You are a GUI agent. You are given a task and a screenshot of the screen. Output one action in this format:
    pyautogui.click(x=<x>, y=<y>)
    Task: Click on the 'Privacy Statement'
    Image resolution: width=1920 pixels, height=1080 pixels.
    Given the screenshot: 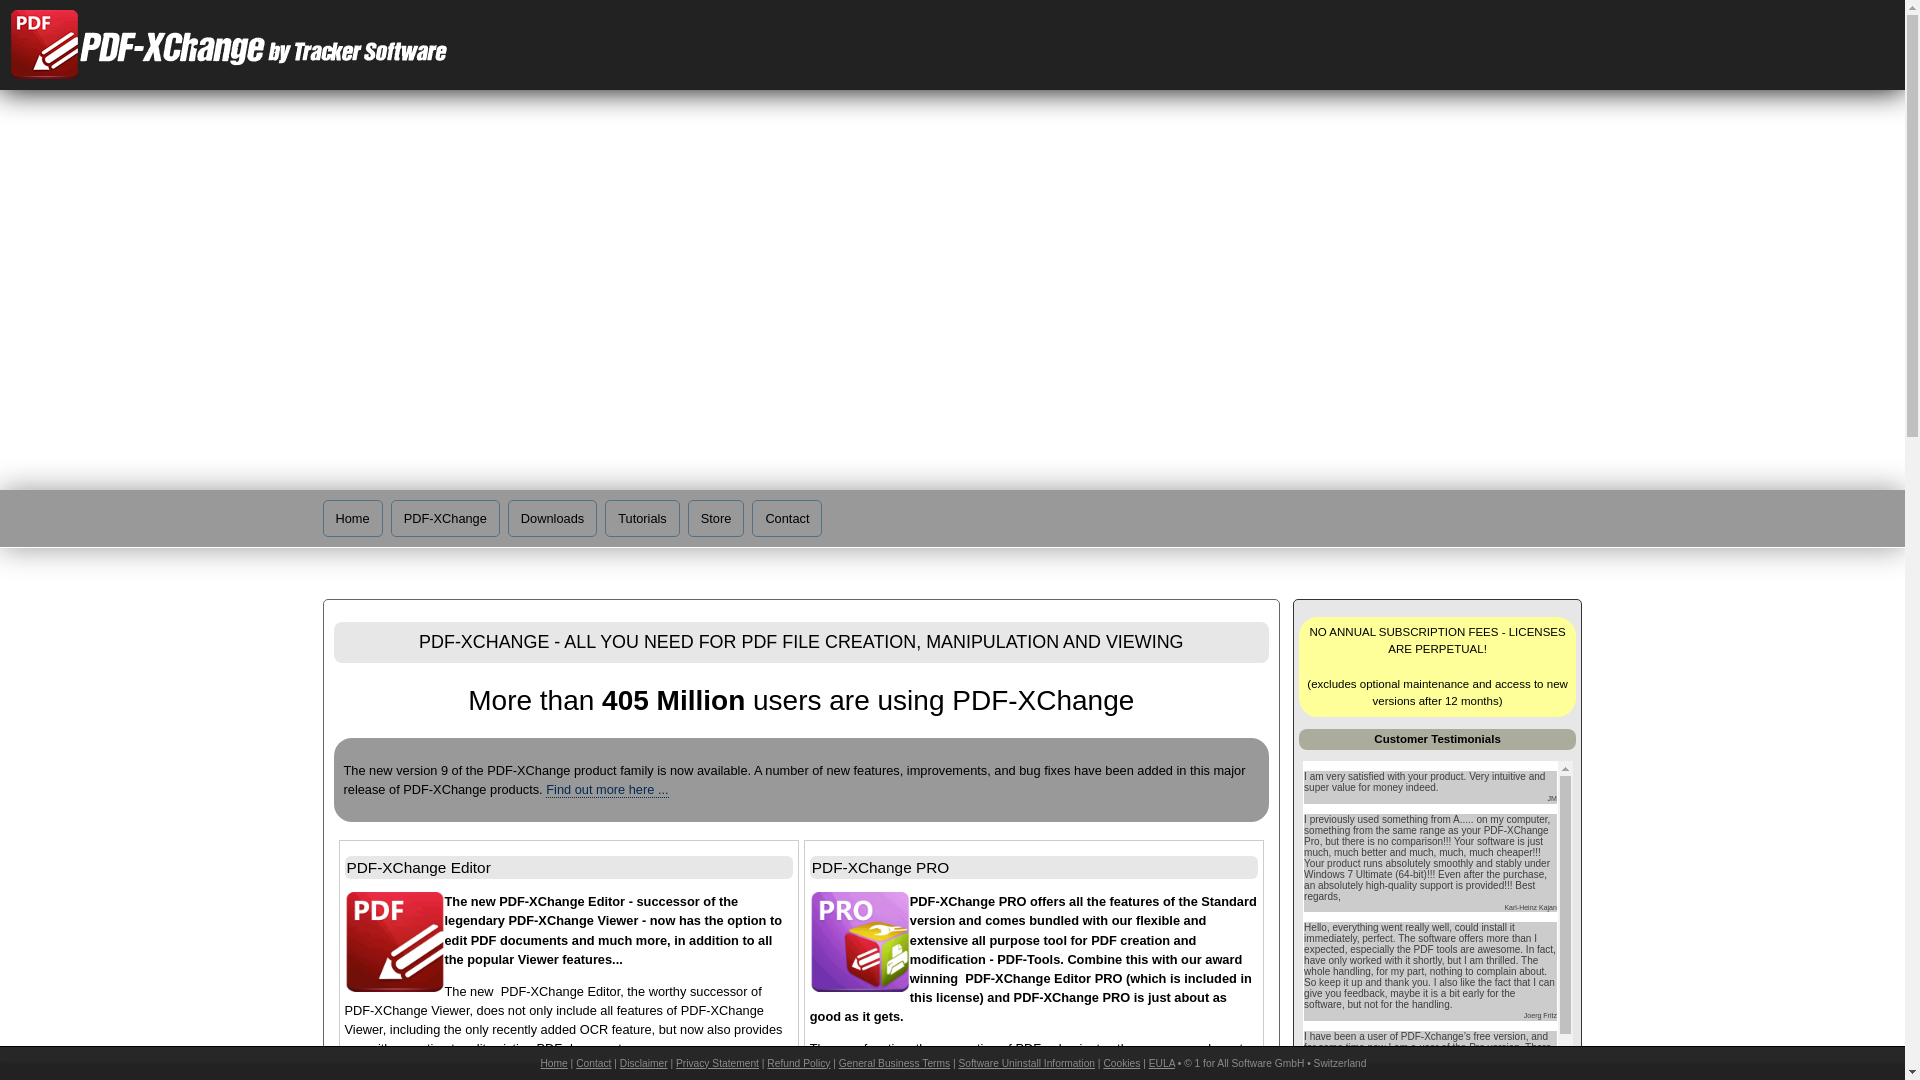 What is the action you would take?
    pyautogui.click(x=717, y=1062)
    